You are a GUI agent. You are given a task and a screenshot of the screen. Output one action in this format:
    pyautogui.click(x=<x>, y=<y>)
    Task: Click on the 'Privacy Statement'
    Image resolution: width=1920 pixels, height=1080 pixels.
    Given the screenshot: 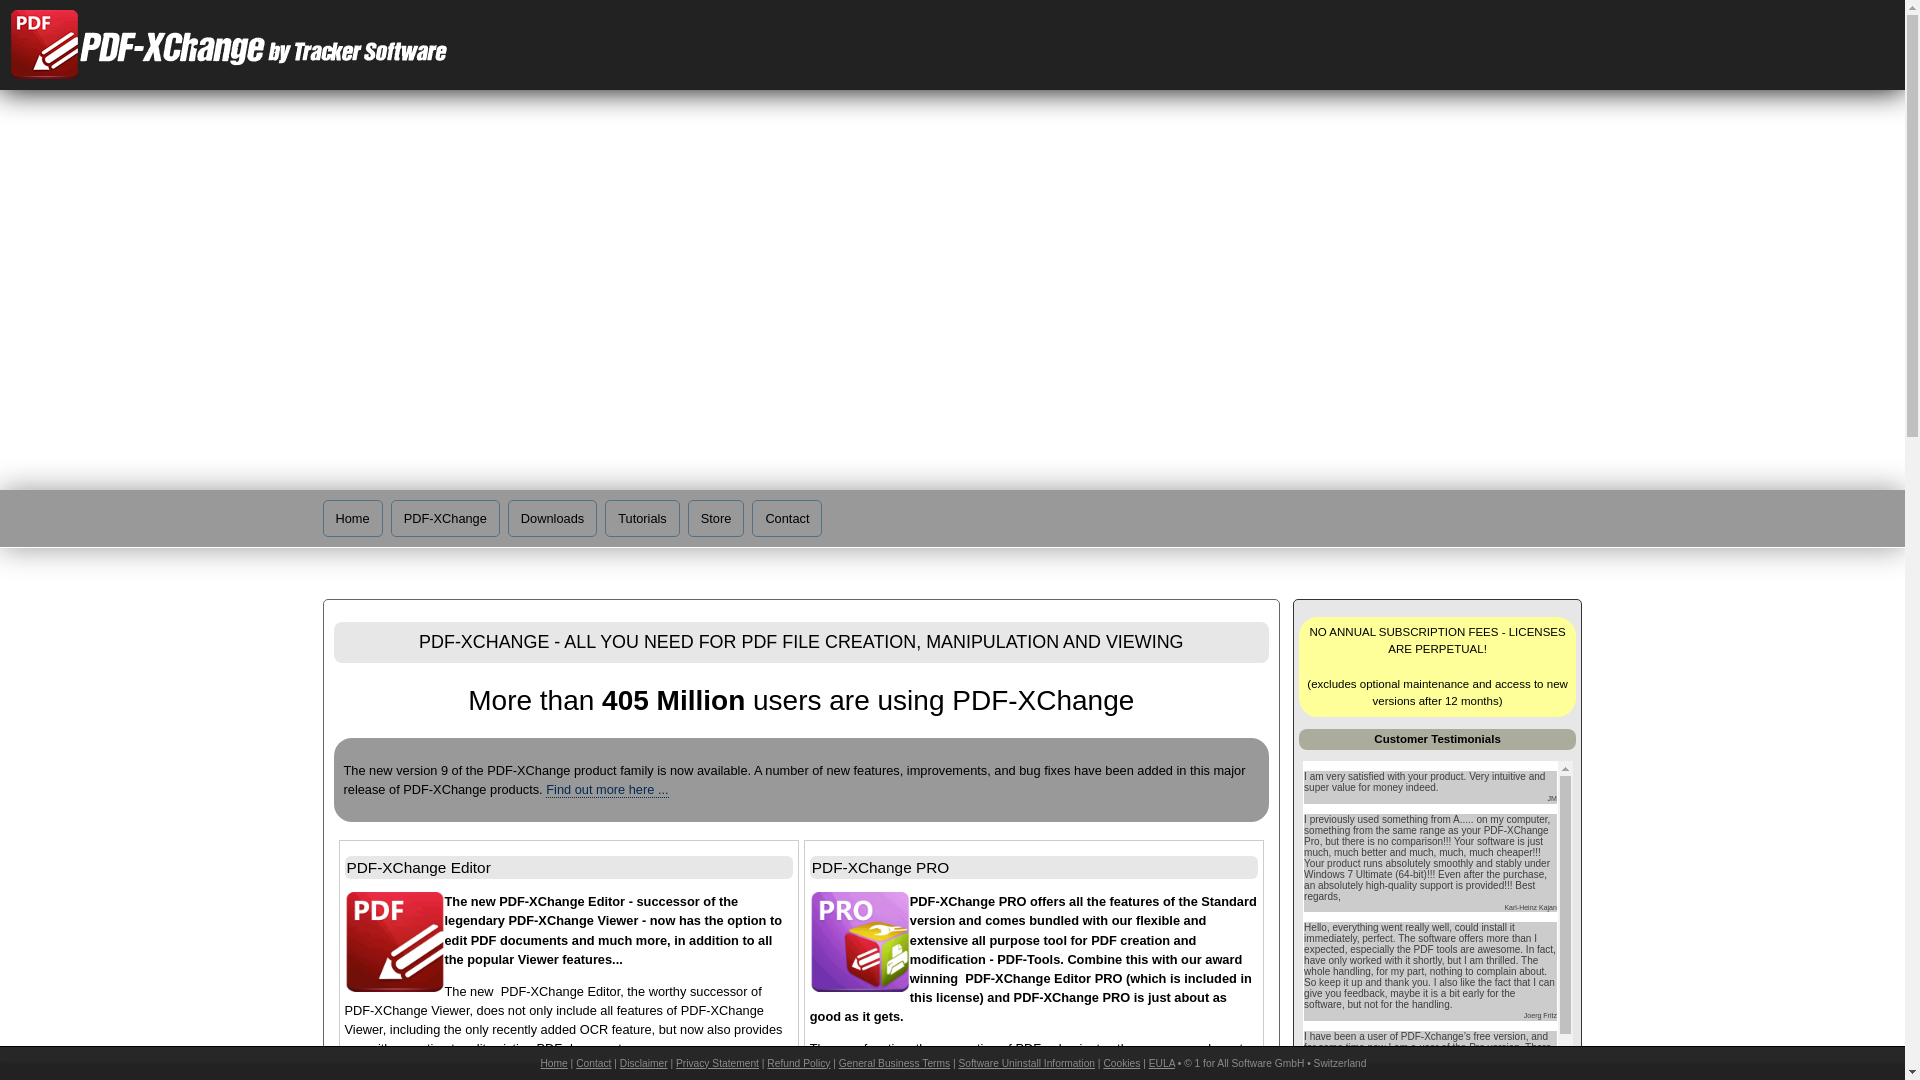 What is the action you would take?
    pyautogui.click(x=717, y=1062)
    